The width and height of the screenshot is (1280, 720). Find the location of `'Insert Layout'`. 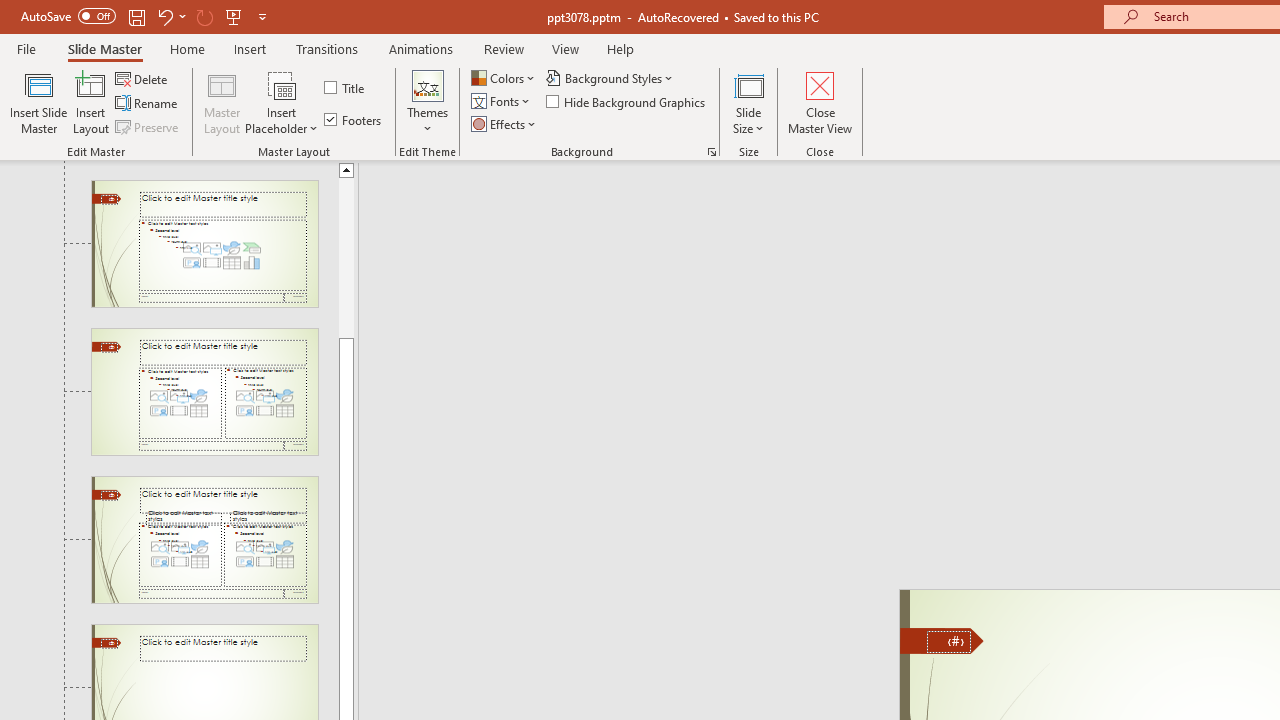

'Insert Layout' is located at coordinates (90, 103).